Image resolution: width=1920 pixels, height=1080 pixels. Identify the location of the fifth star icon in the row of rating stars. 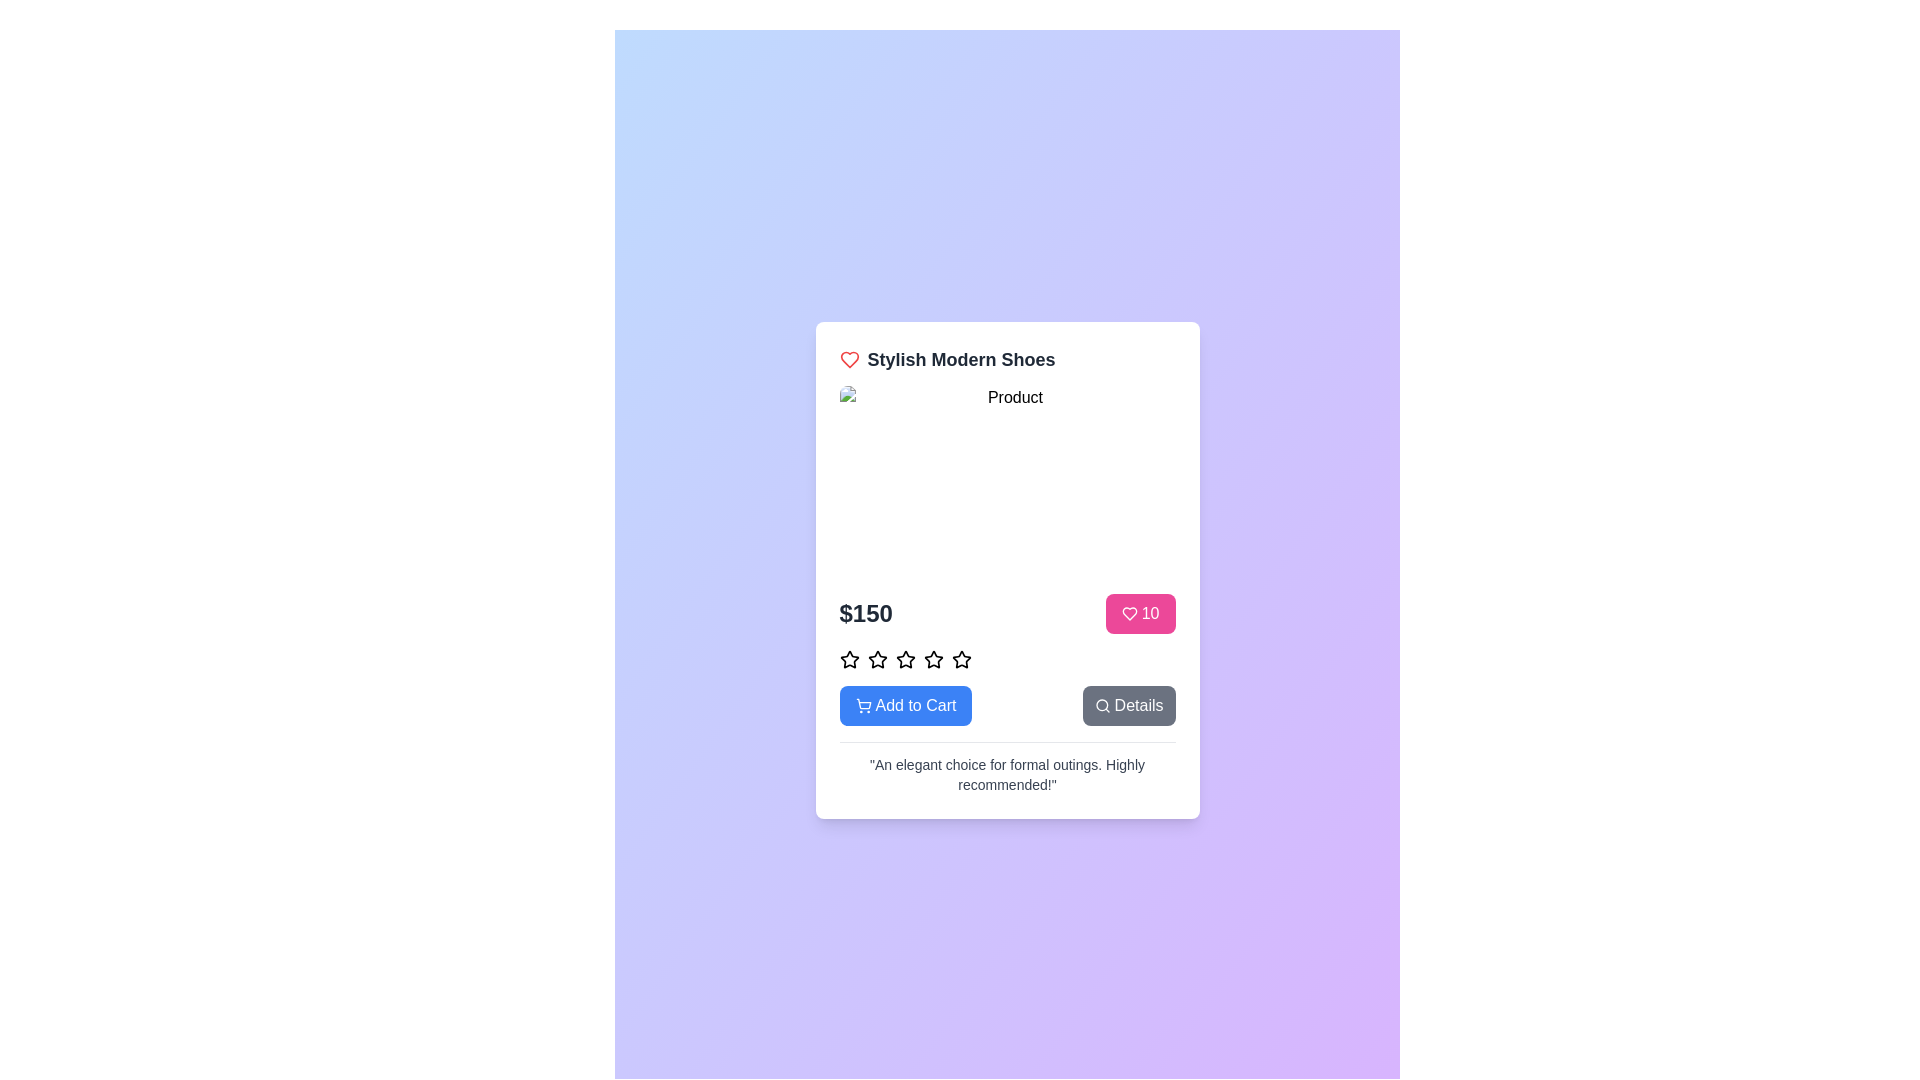
(904, 659).